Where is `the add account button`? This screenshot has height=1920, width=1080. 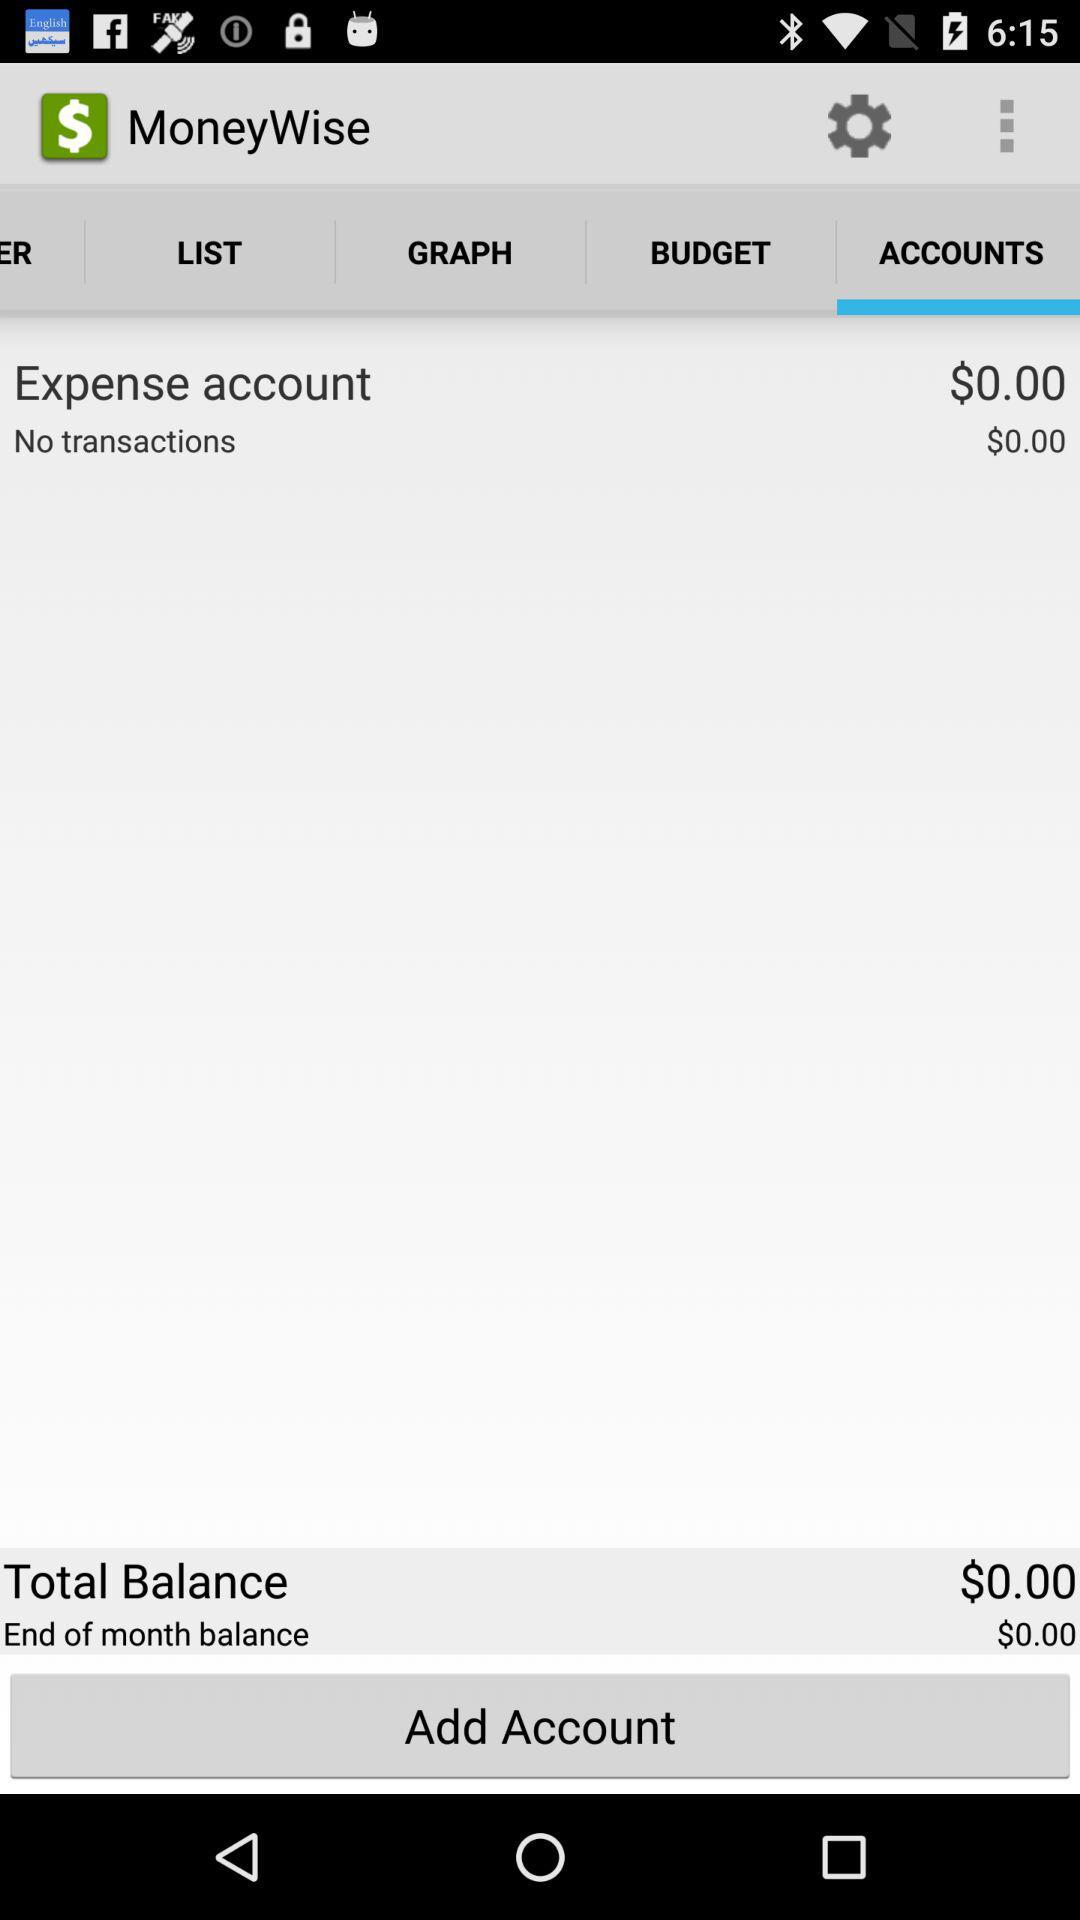
the add account button is located at coordinates (540, 1724).